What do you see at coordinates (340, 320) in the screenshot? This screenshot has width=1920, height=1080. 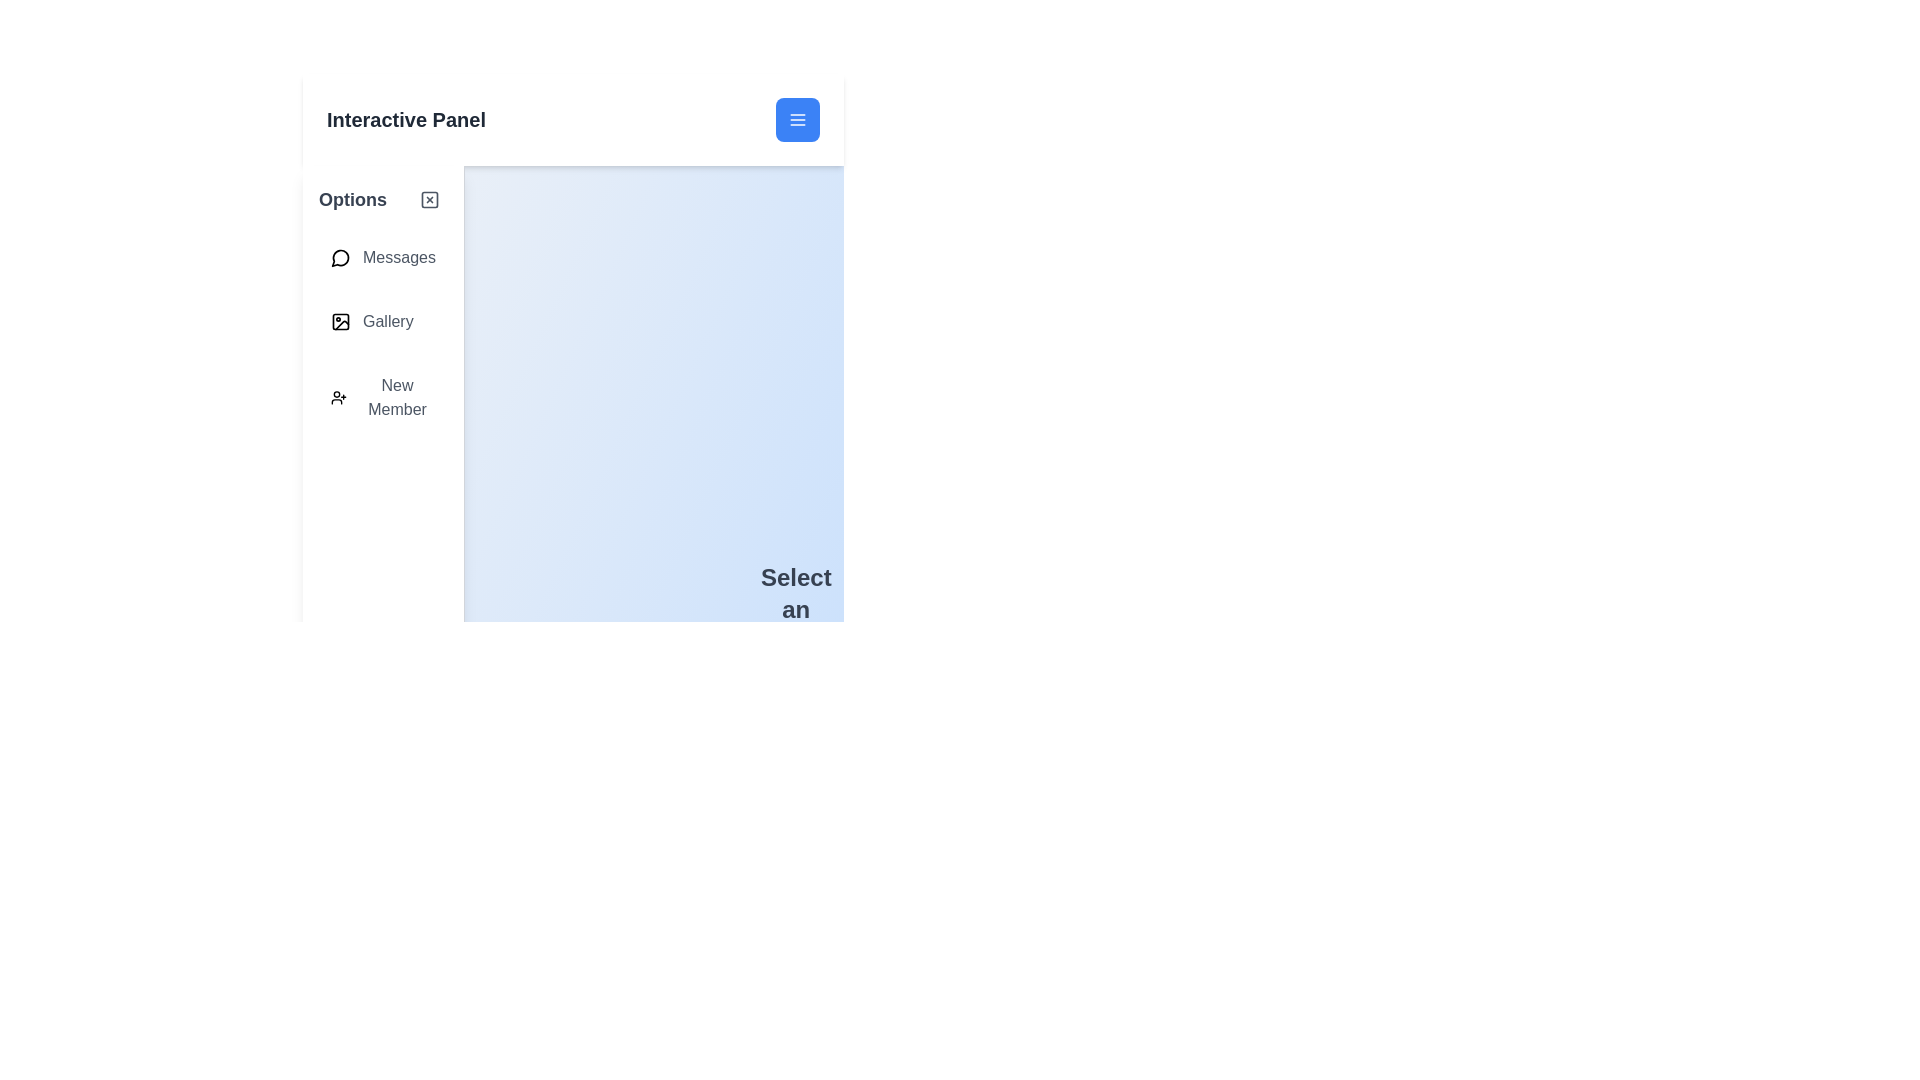 I see `the small rectangle with rounded corners that serves as a background or border for an icon, located centrally within the icon under the 'Gallery' menu option` at bounding box center [340, 320].